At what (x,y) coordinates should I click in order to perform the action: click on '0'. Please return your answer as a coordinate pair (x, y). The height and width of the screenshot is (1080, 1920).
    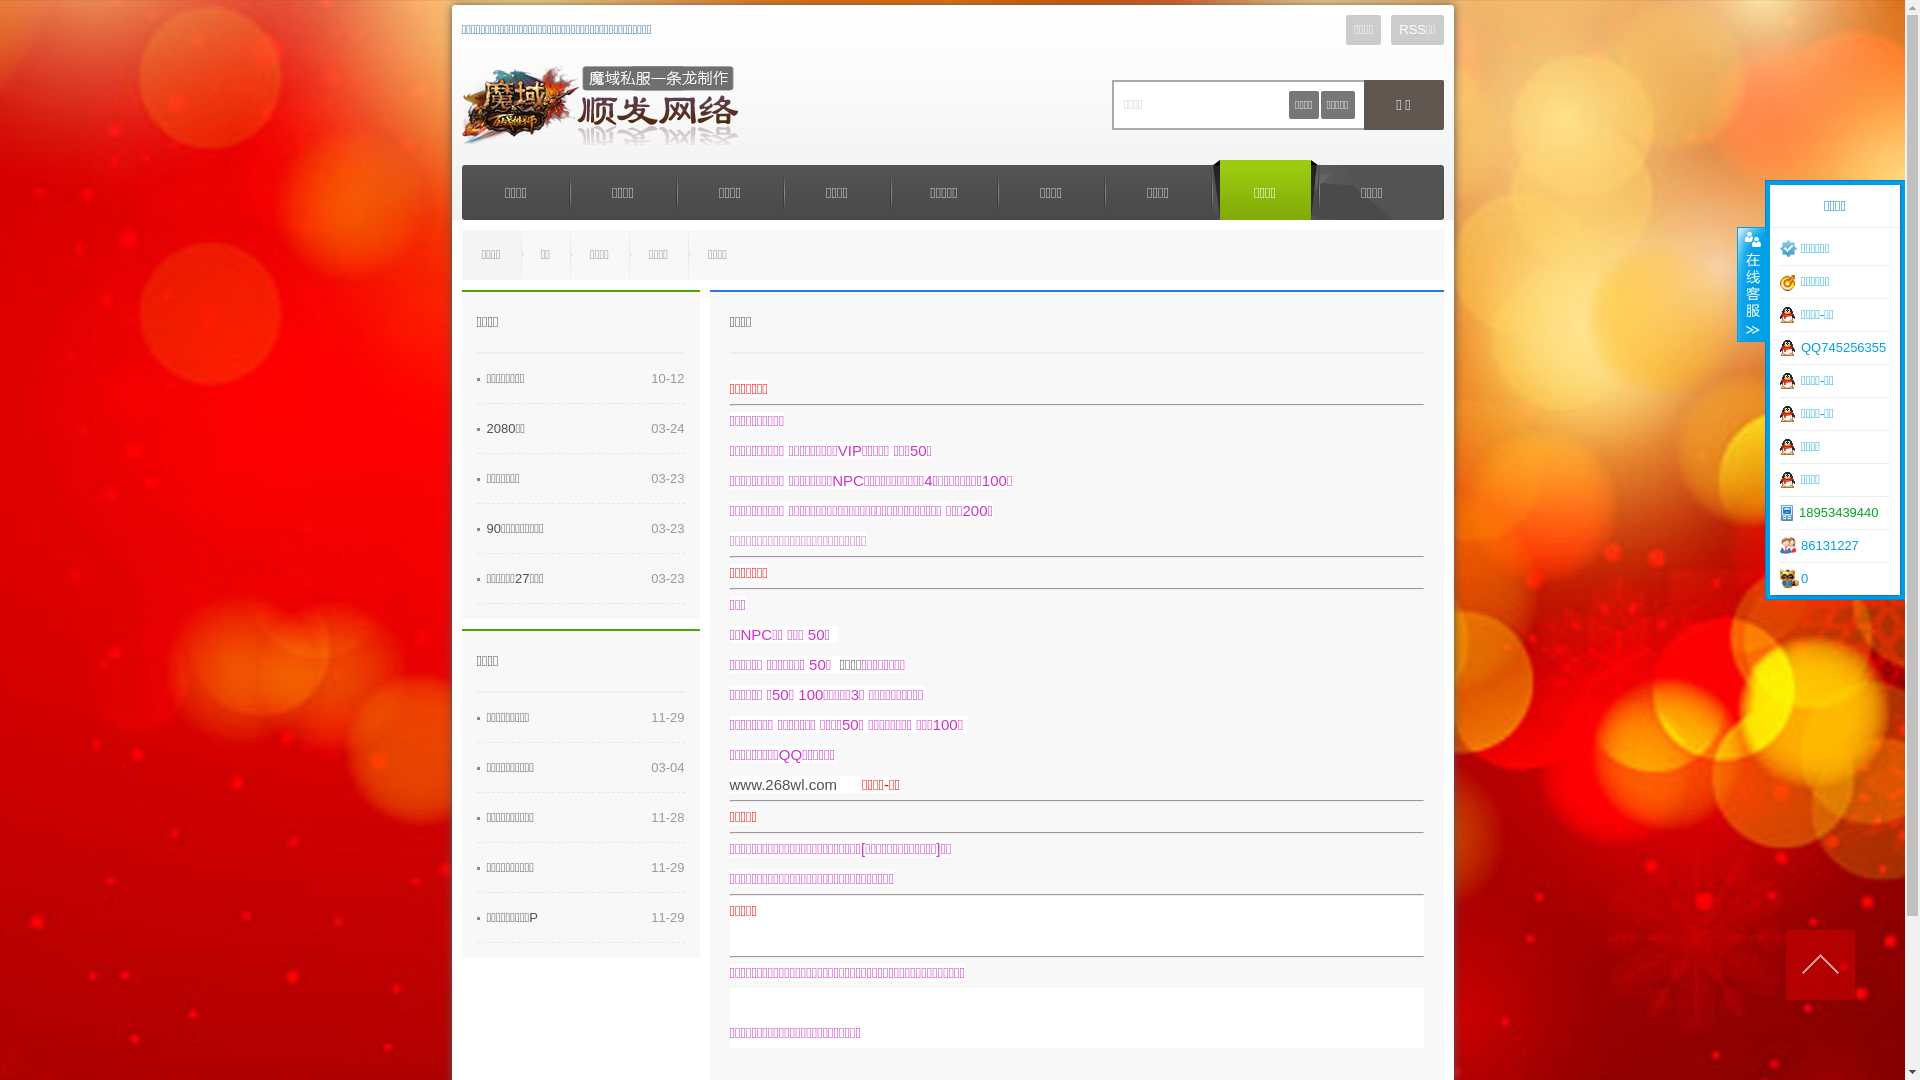
    Looking at the image, I should click on (1834, 578).